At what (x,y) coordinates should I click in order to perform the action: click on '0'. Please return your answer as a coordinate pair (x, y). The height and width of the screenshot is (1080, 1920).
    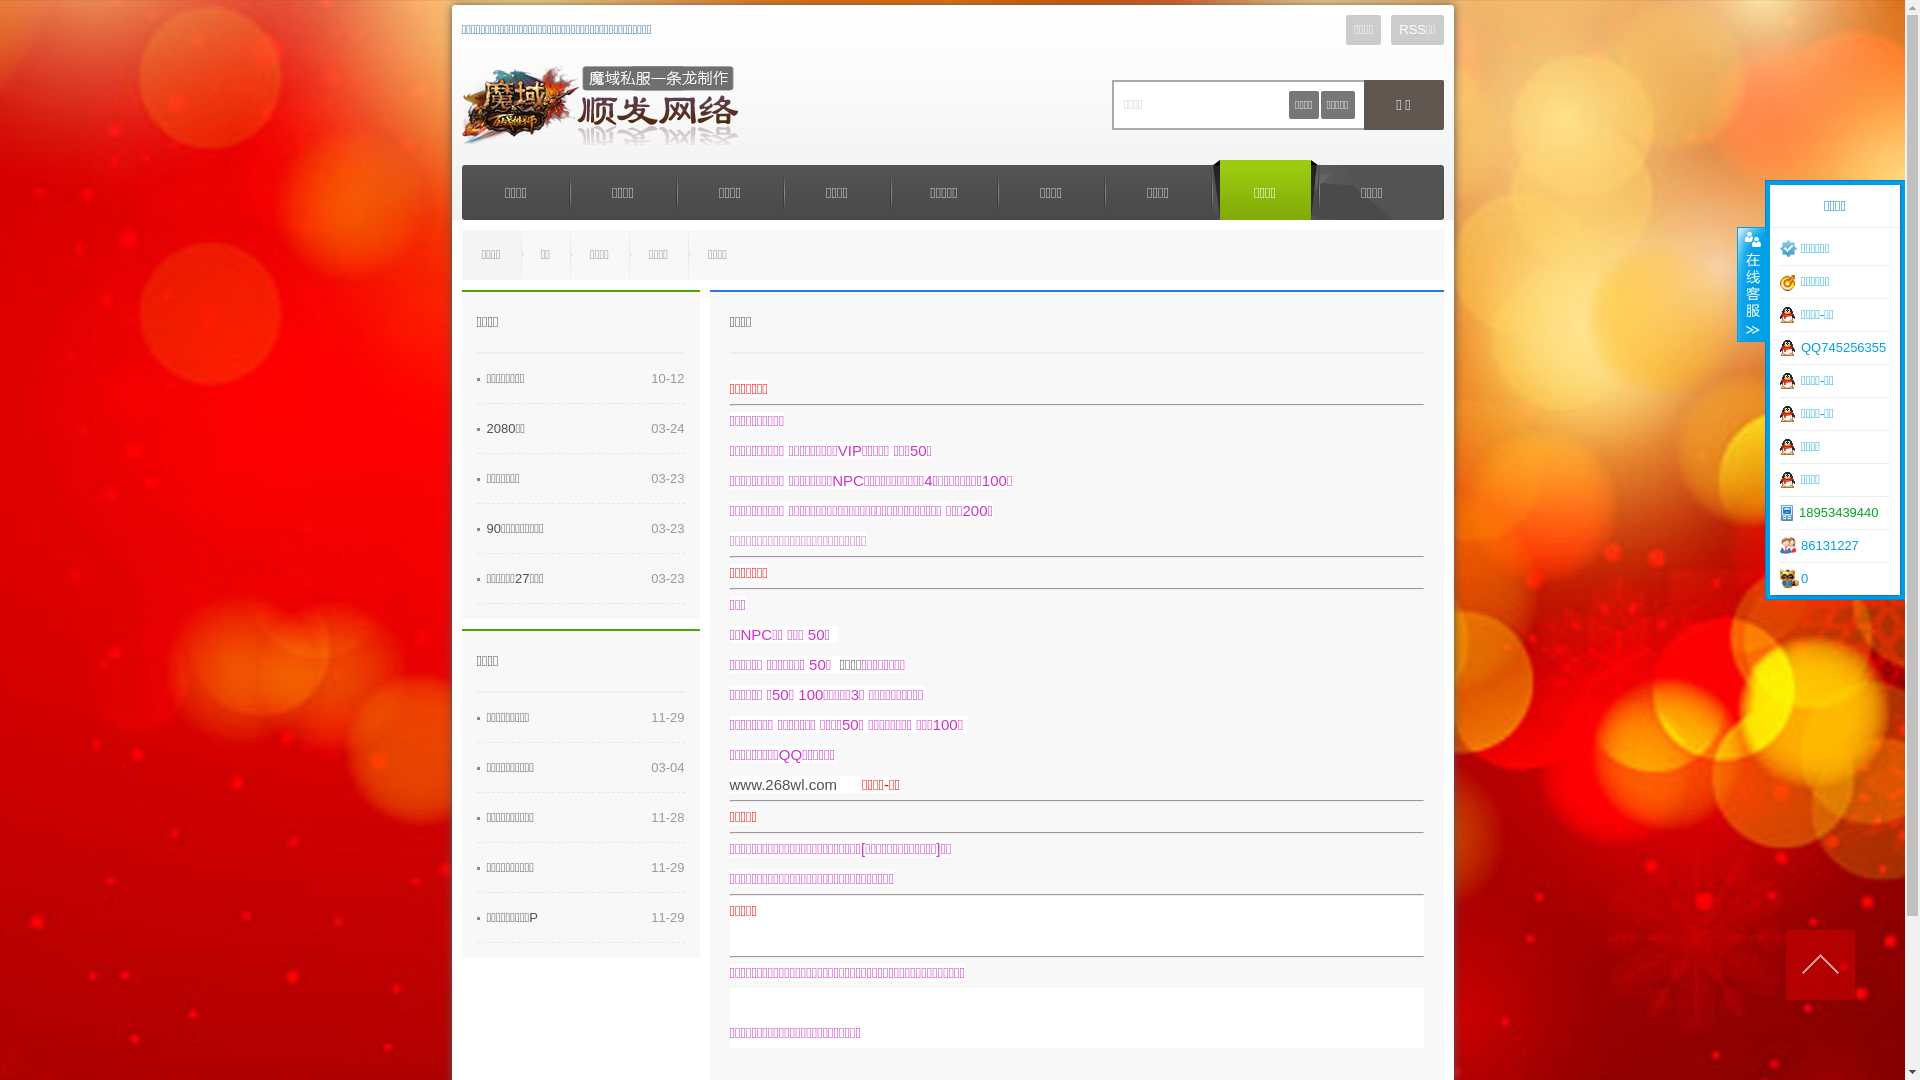
    Looking at the image, I should click on (1834, 578).